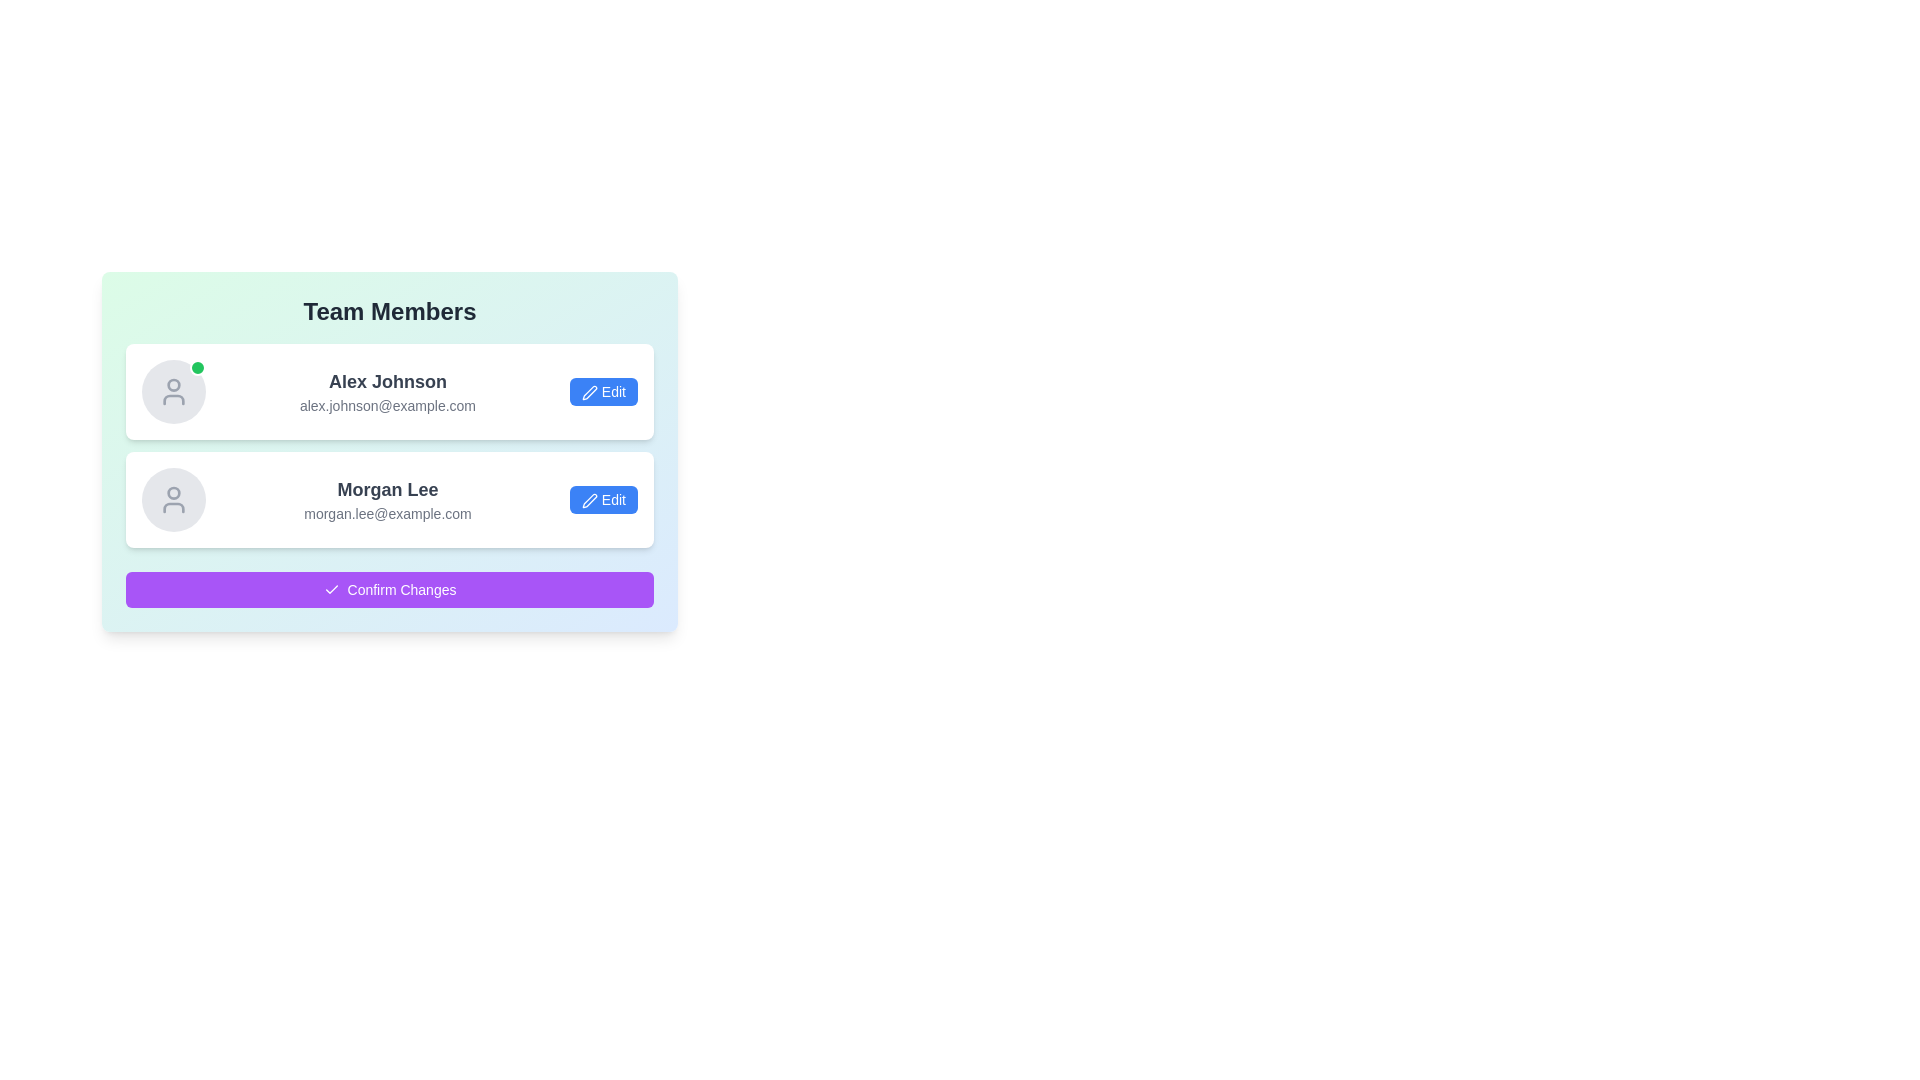 The width and height of the screenshot is (1920, 1080). Describe the element at coordinates (388, 499) in the screenshot. I see `the text display block that shows a team member's name and email information, located in the second user information card under the 'Team Members' section` at that location.